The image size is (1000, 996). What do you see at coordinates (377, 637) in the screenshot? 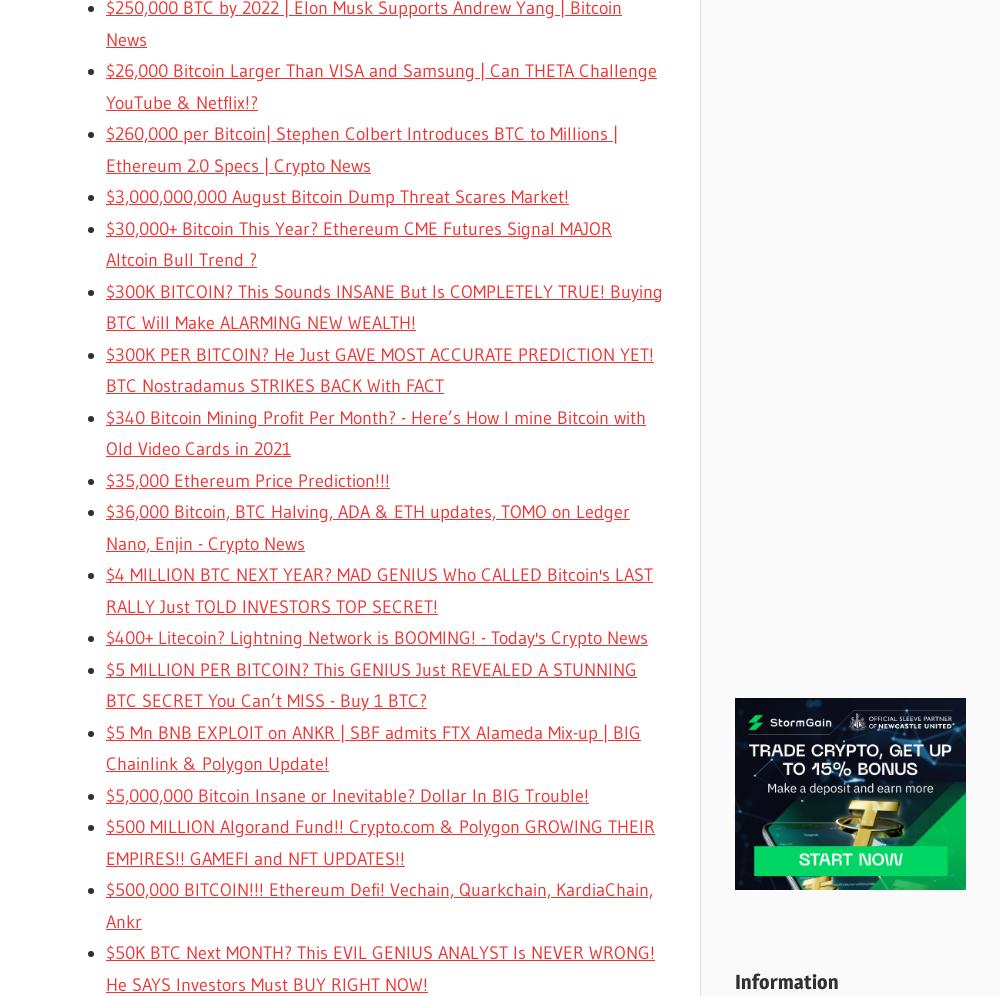
I see `'$400+ Litecoin? Lightning Network is BOOMING! - Today's Crypto News'` at bounding box center [377, 637].